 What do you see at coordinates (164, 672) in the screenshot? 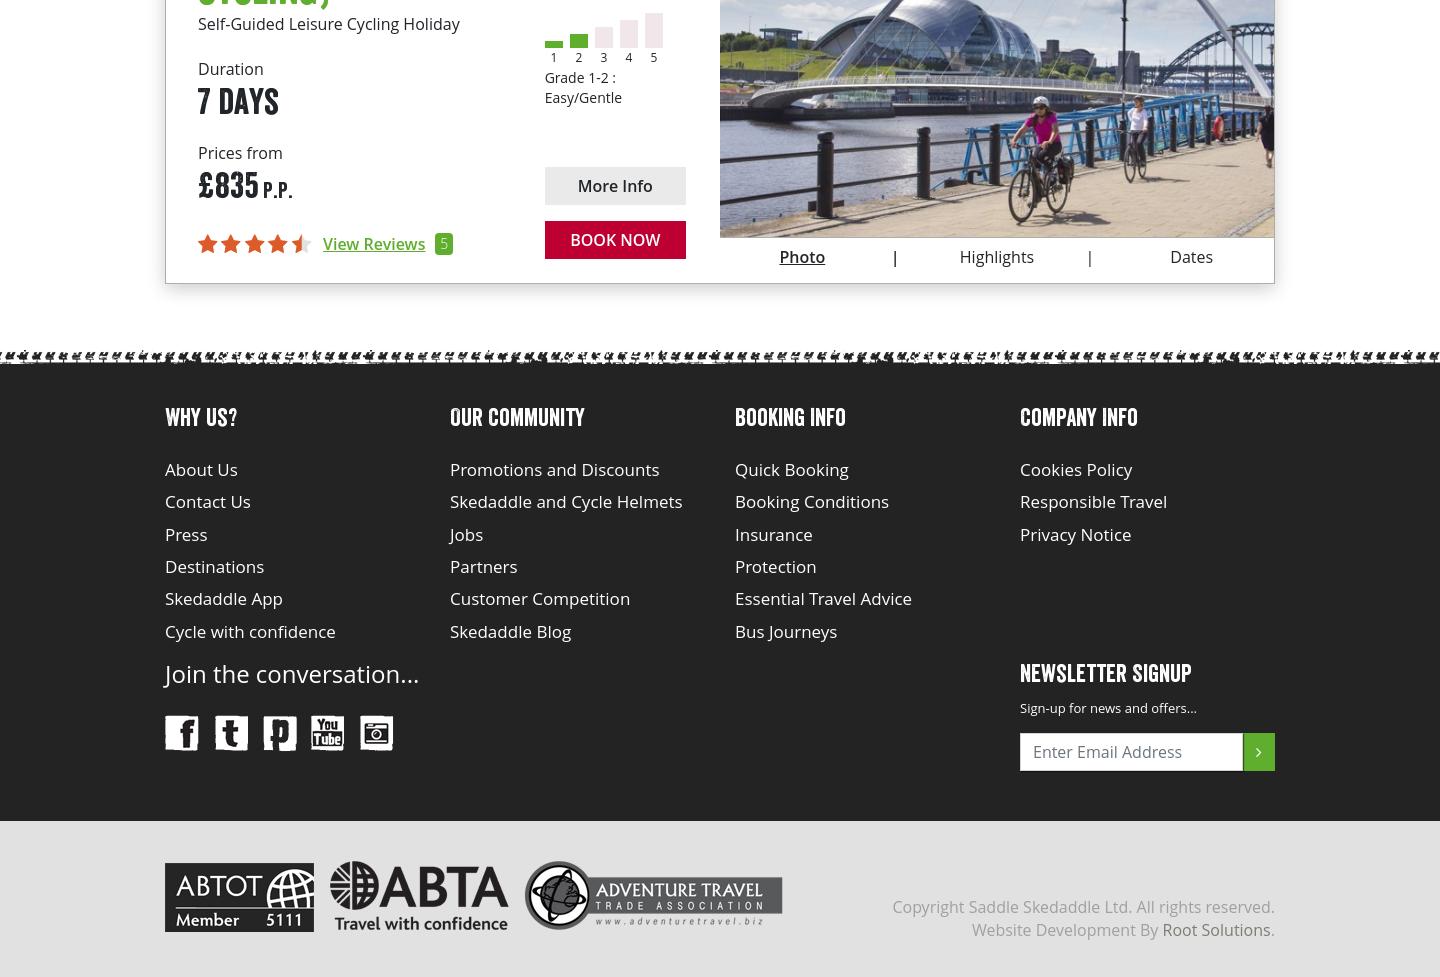
I see `'Join the conversation...'` at bounding box center [164, 672].